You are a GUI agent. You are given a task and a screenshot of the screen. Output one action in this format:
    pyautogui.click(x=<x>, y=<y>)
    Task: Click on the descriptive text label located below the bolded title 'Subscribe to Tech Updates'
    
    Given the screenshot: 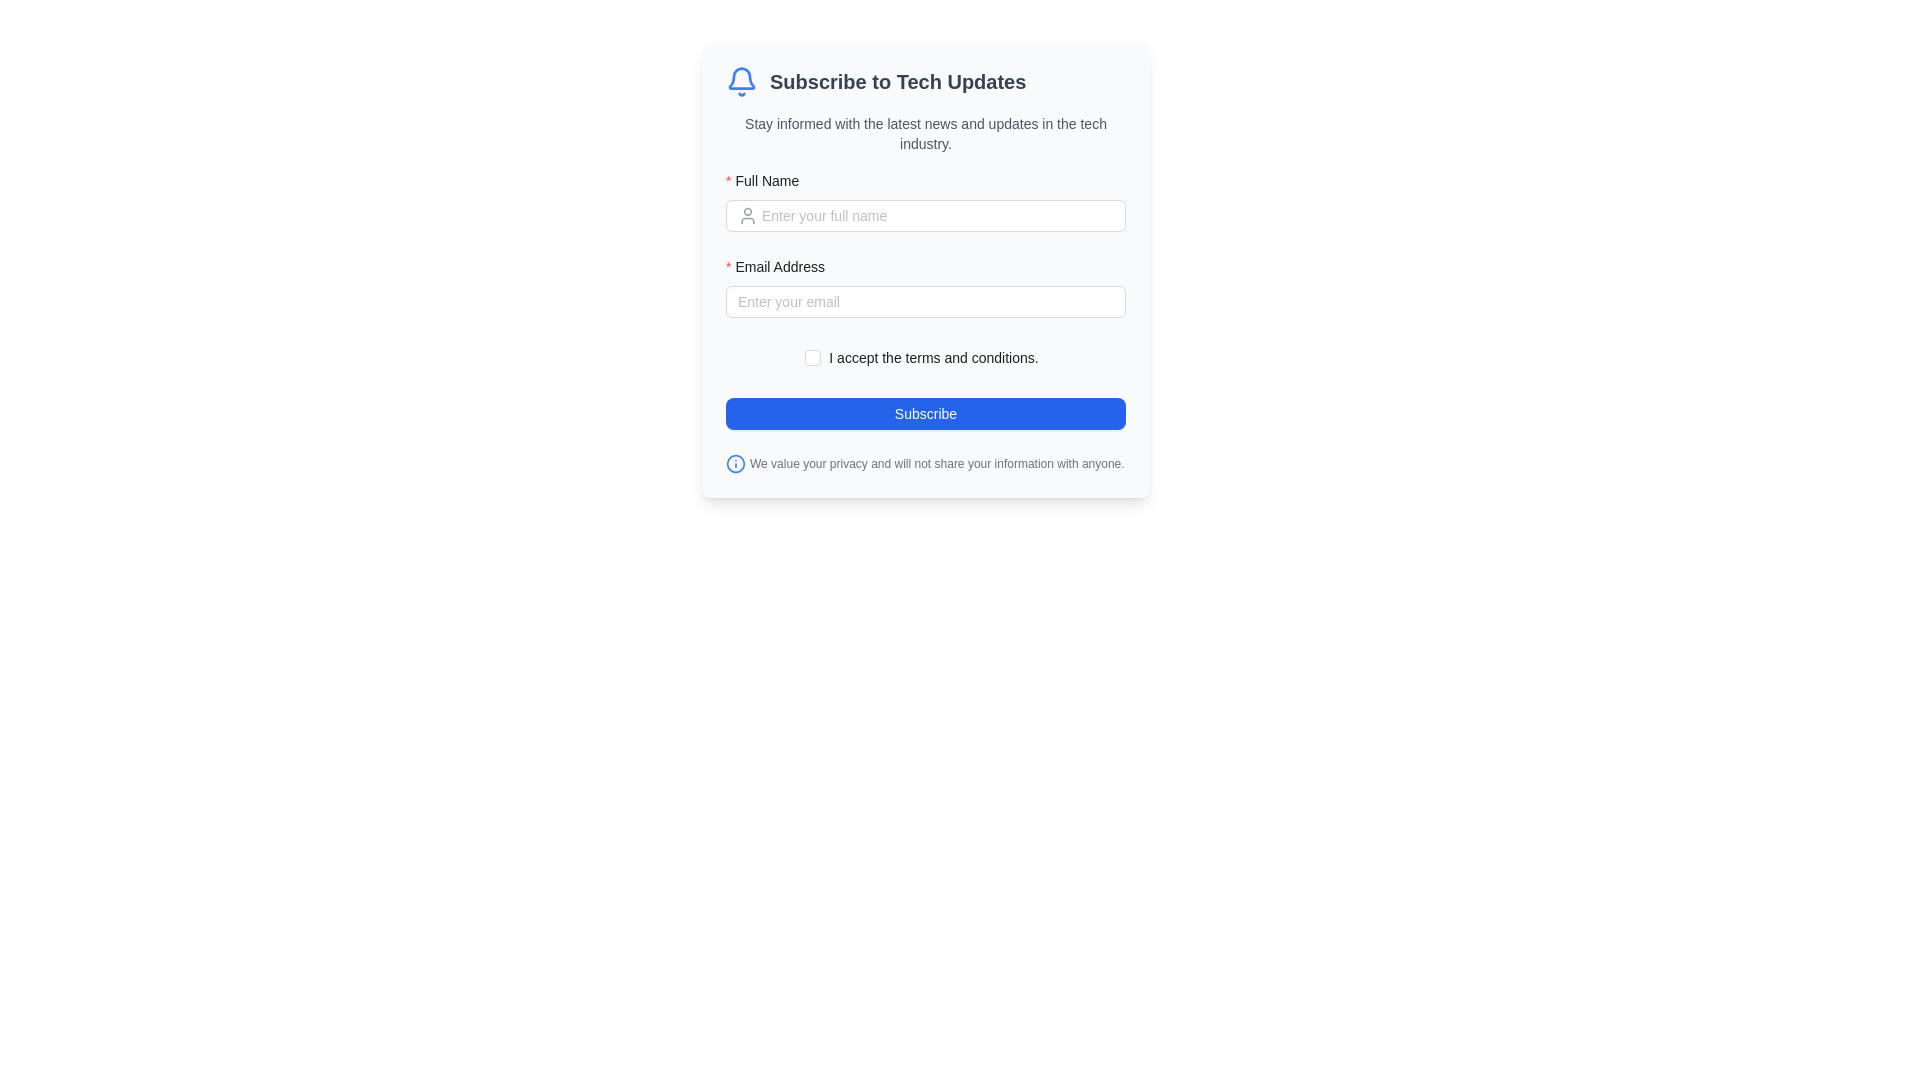 What is the action you would take?
    pyautogui.click(x=925, y=134)
    